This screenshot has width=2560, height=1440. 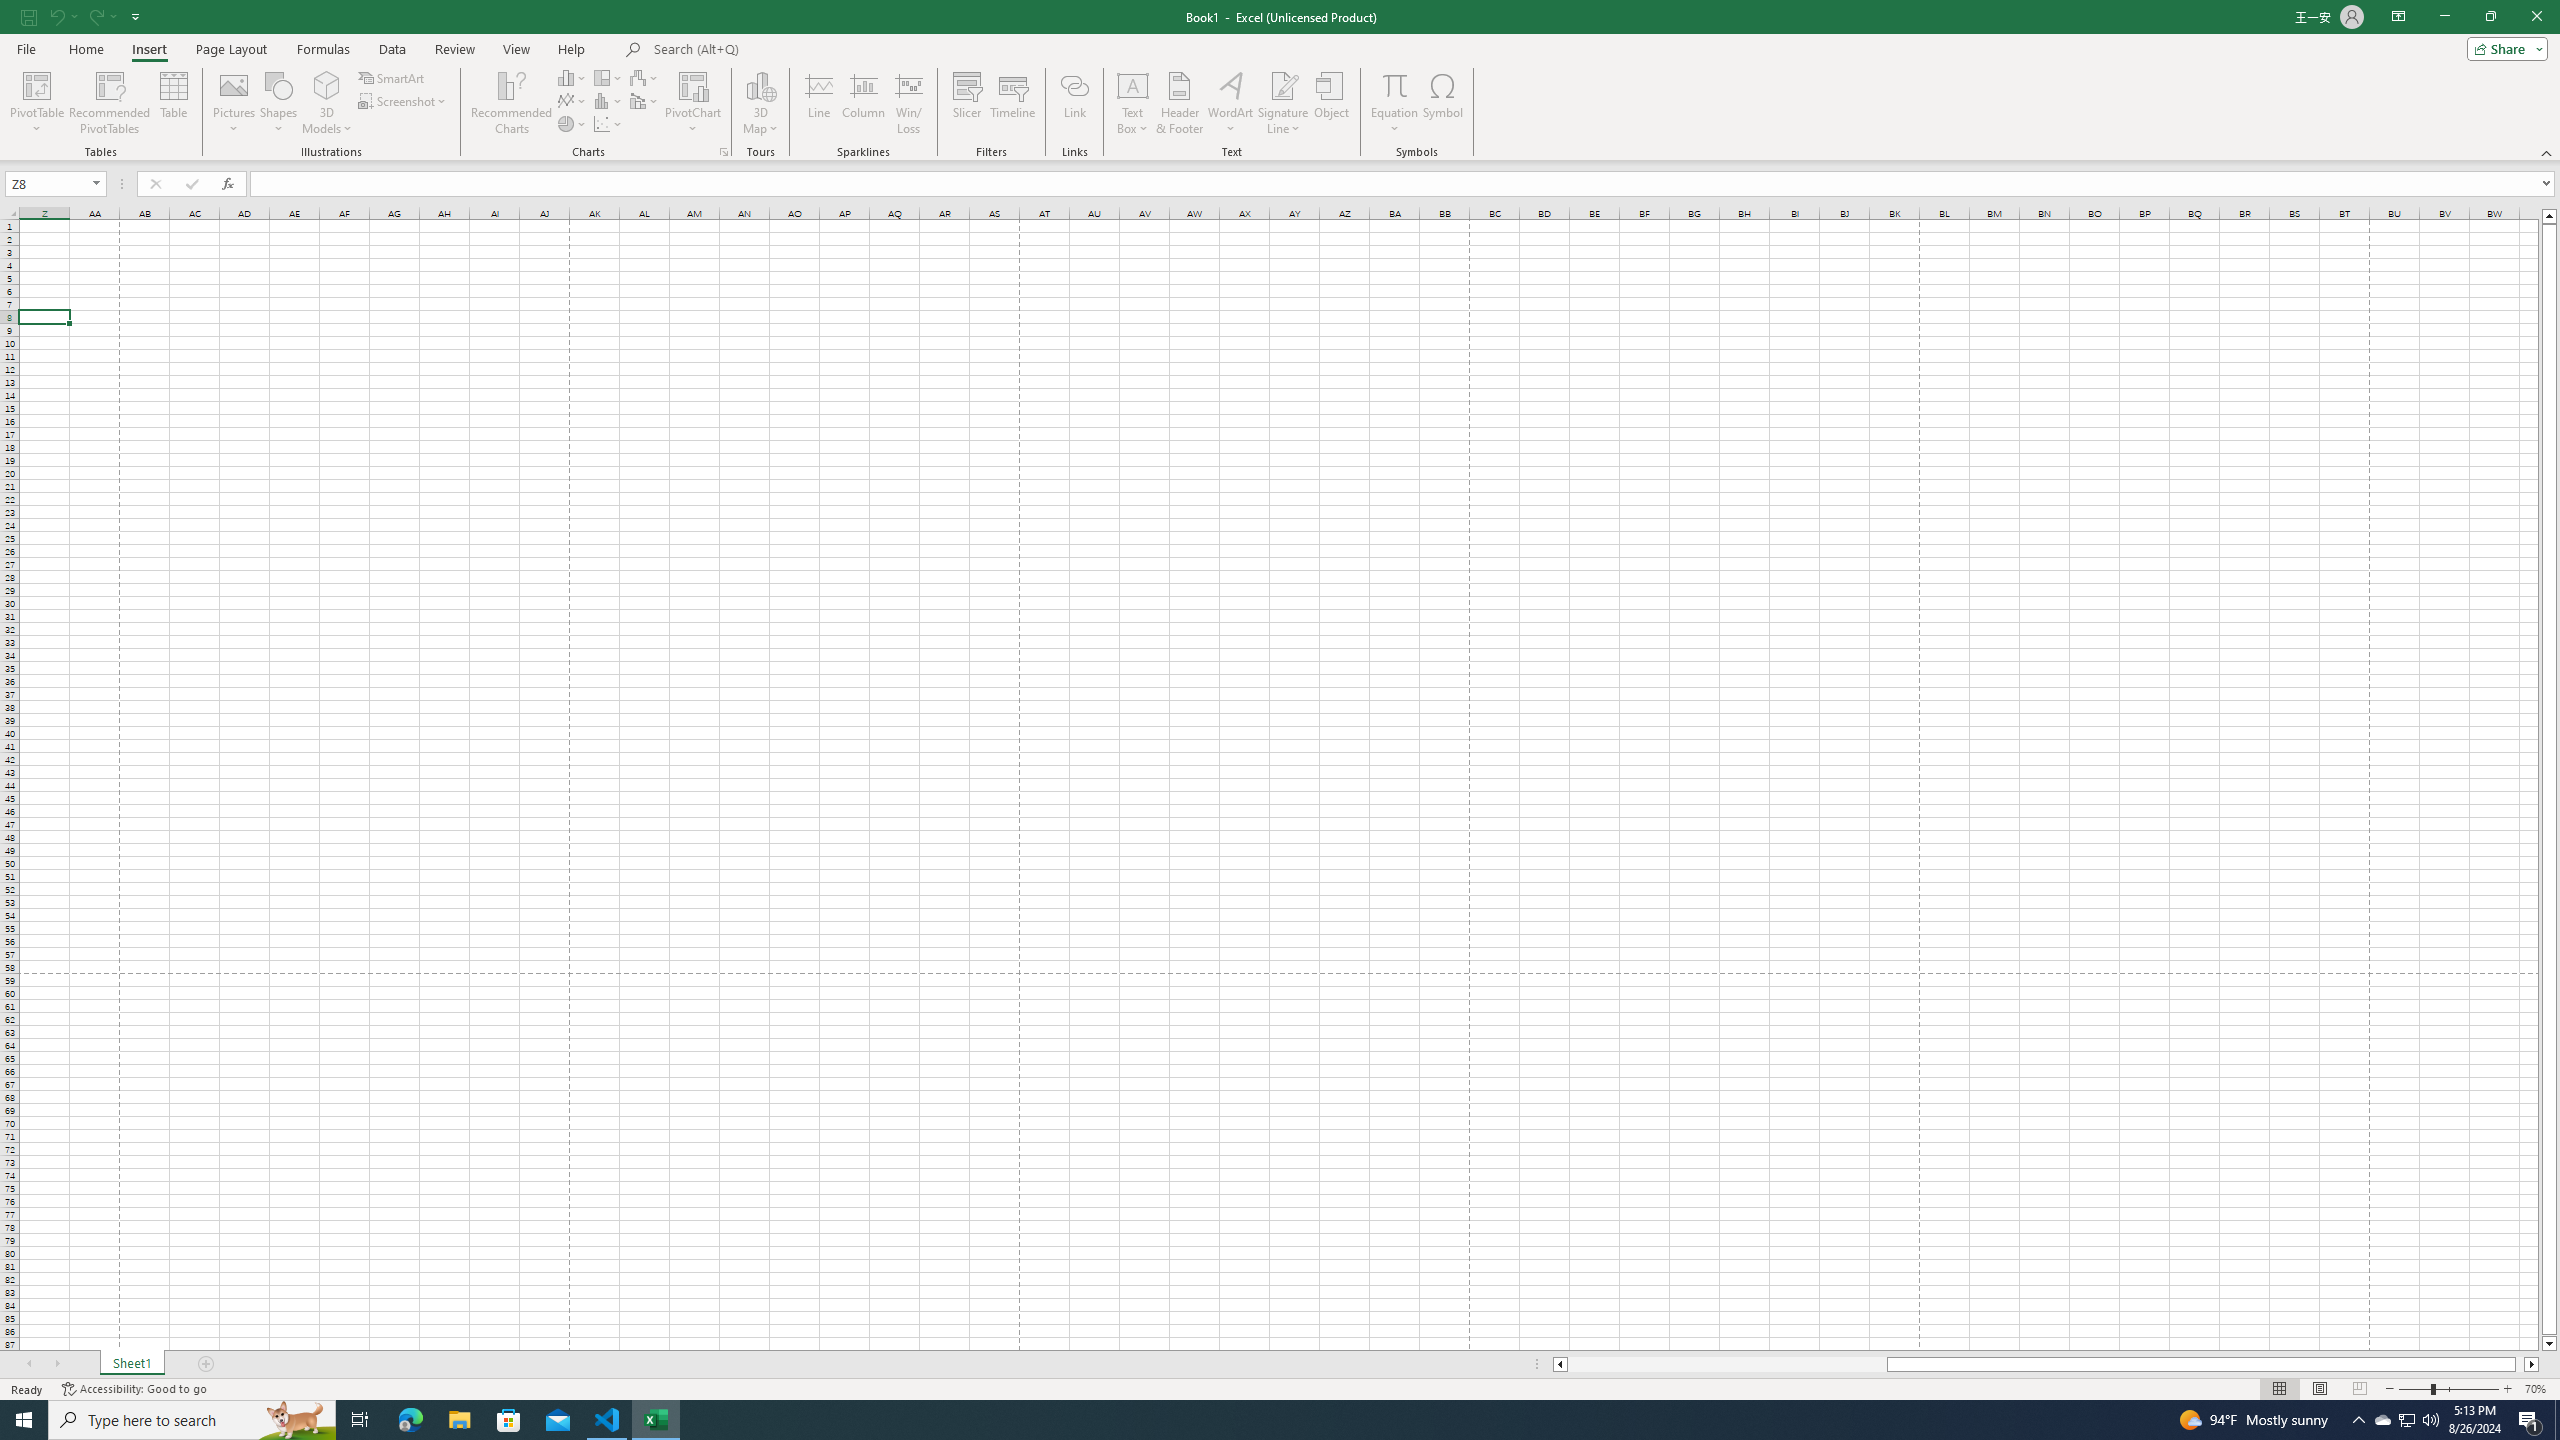 I want to click on 'Recommended PivotTables', so click(x=110, y=103).